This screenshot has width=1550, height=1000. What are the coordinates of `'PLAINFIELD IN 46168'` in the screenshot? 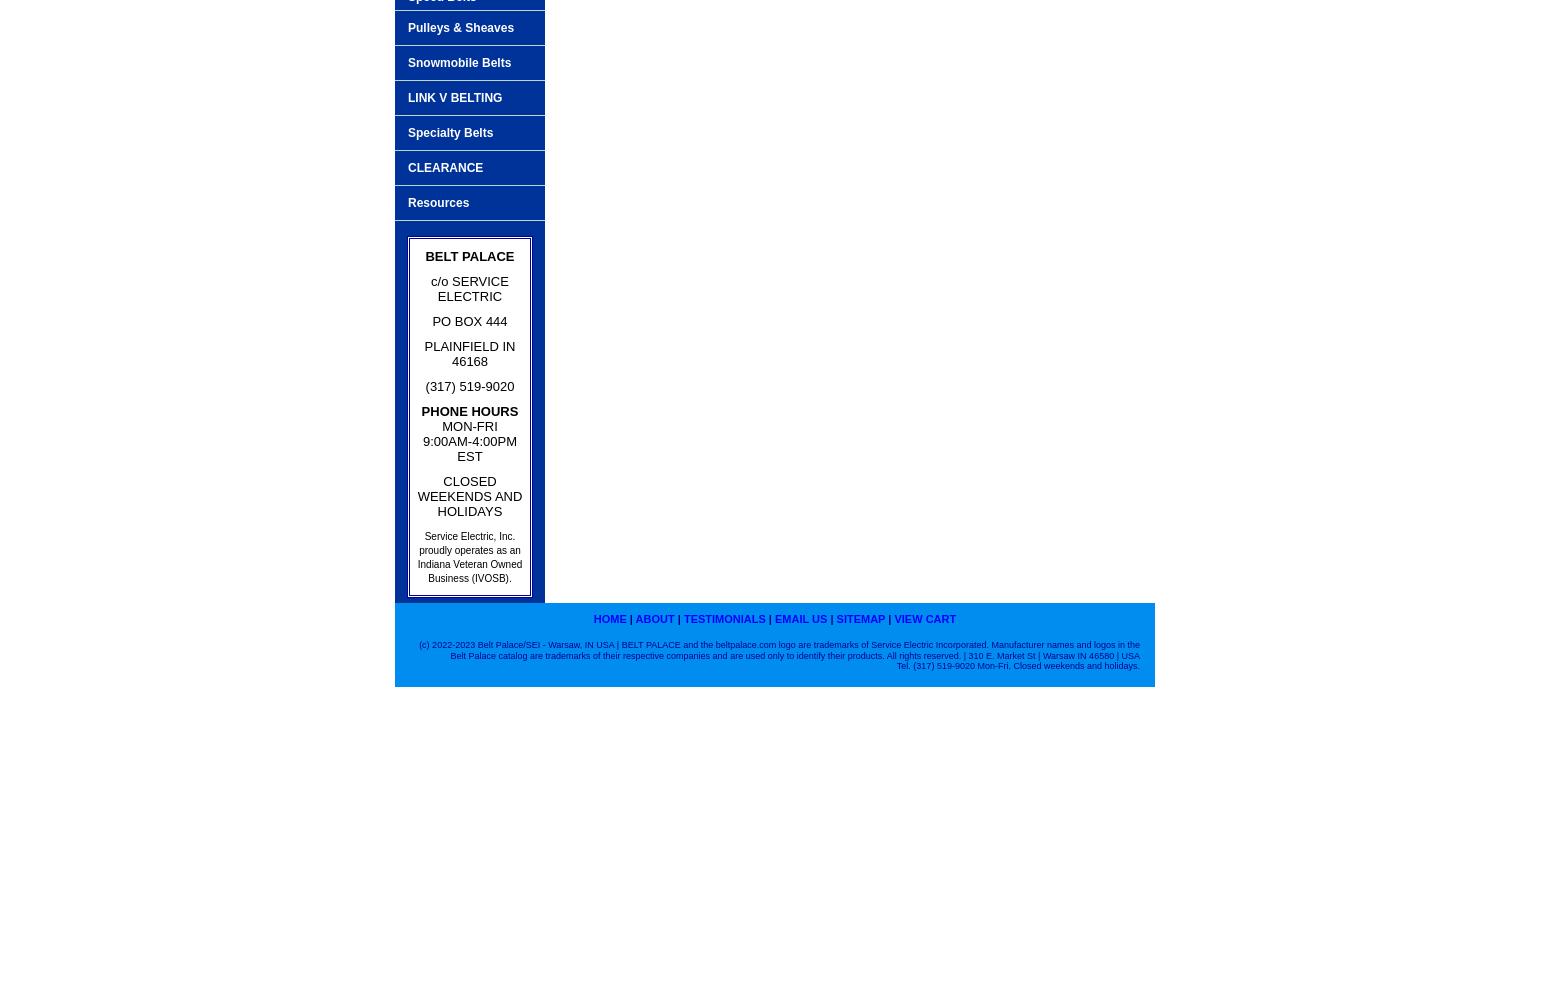 It's located at (468, 352).